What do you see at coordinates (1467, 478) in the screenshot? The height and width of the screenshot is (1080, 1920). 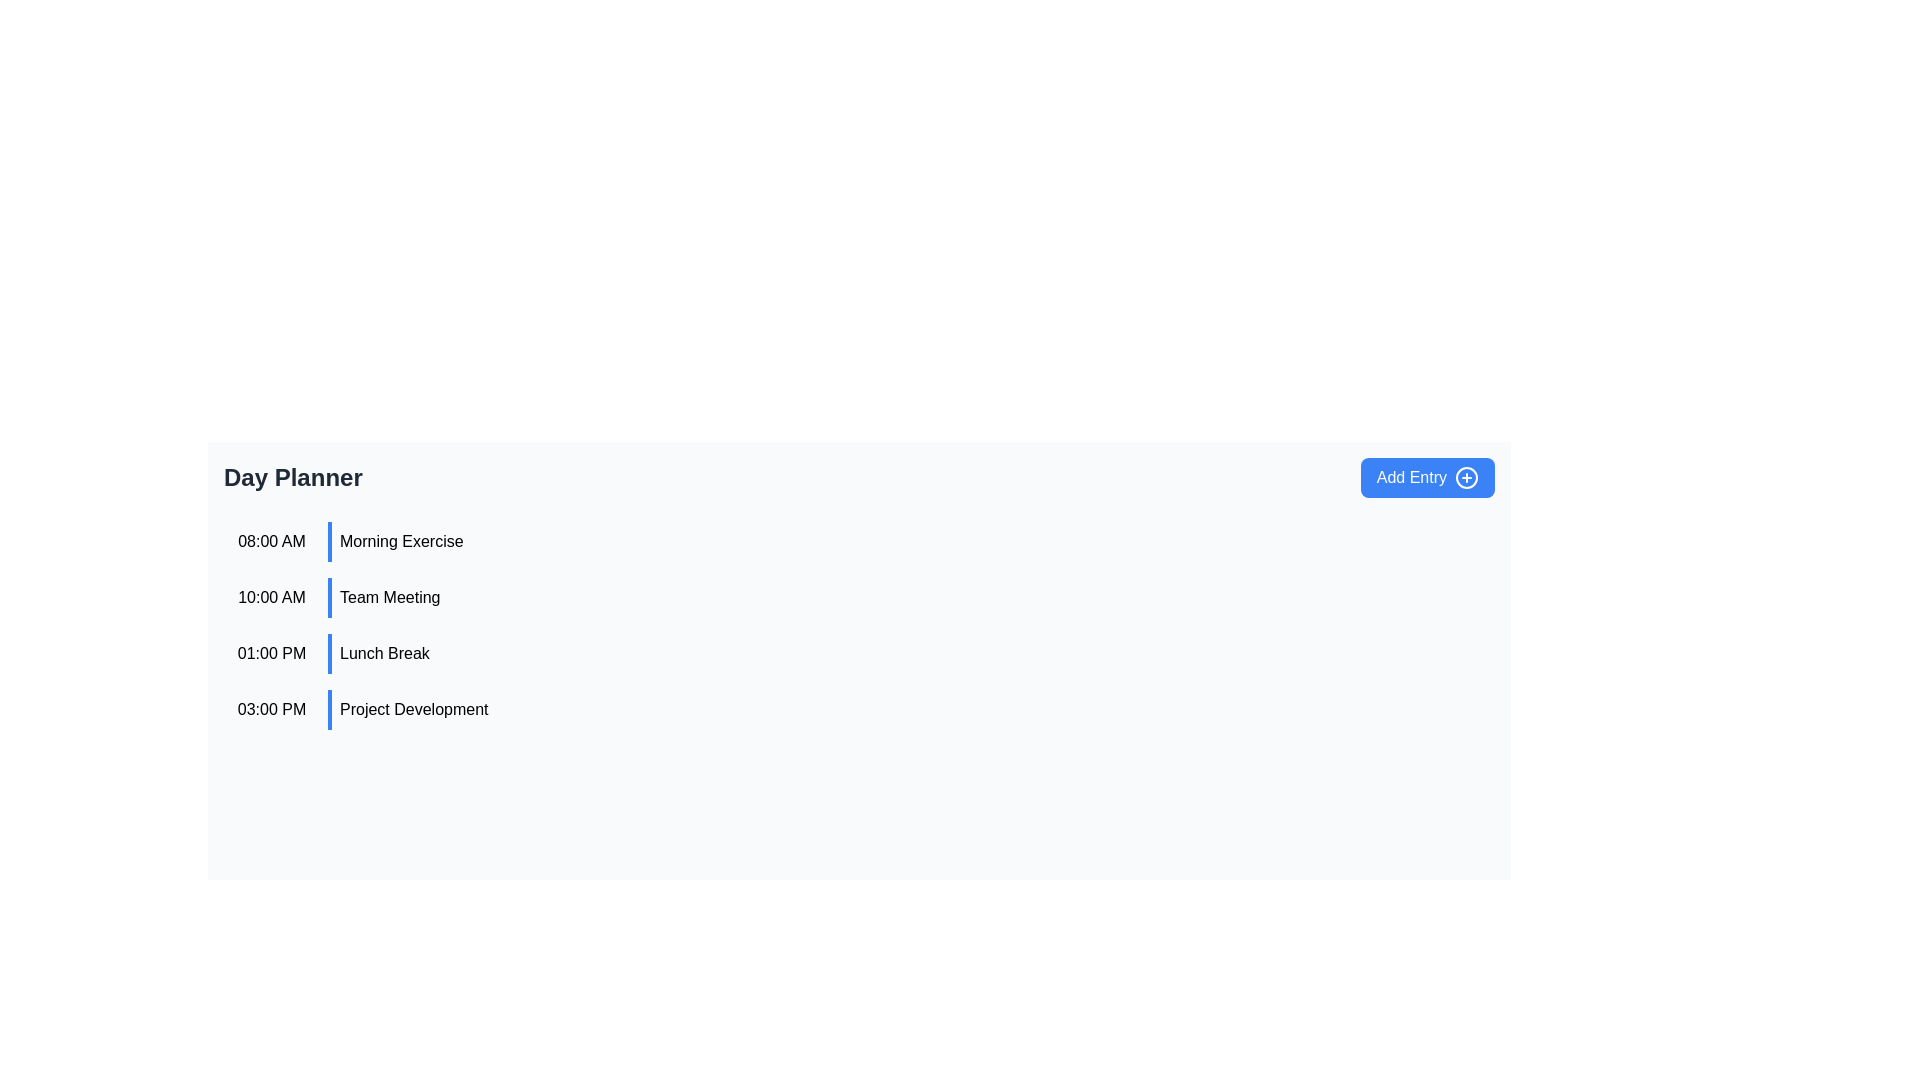 I see `the blue circular SVG icon with a white plus sign that is located to the right of the 'Add Entry' button` at bounding box center [1467, 478].